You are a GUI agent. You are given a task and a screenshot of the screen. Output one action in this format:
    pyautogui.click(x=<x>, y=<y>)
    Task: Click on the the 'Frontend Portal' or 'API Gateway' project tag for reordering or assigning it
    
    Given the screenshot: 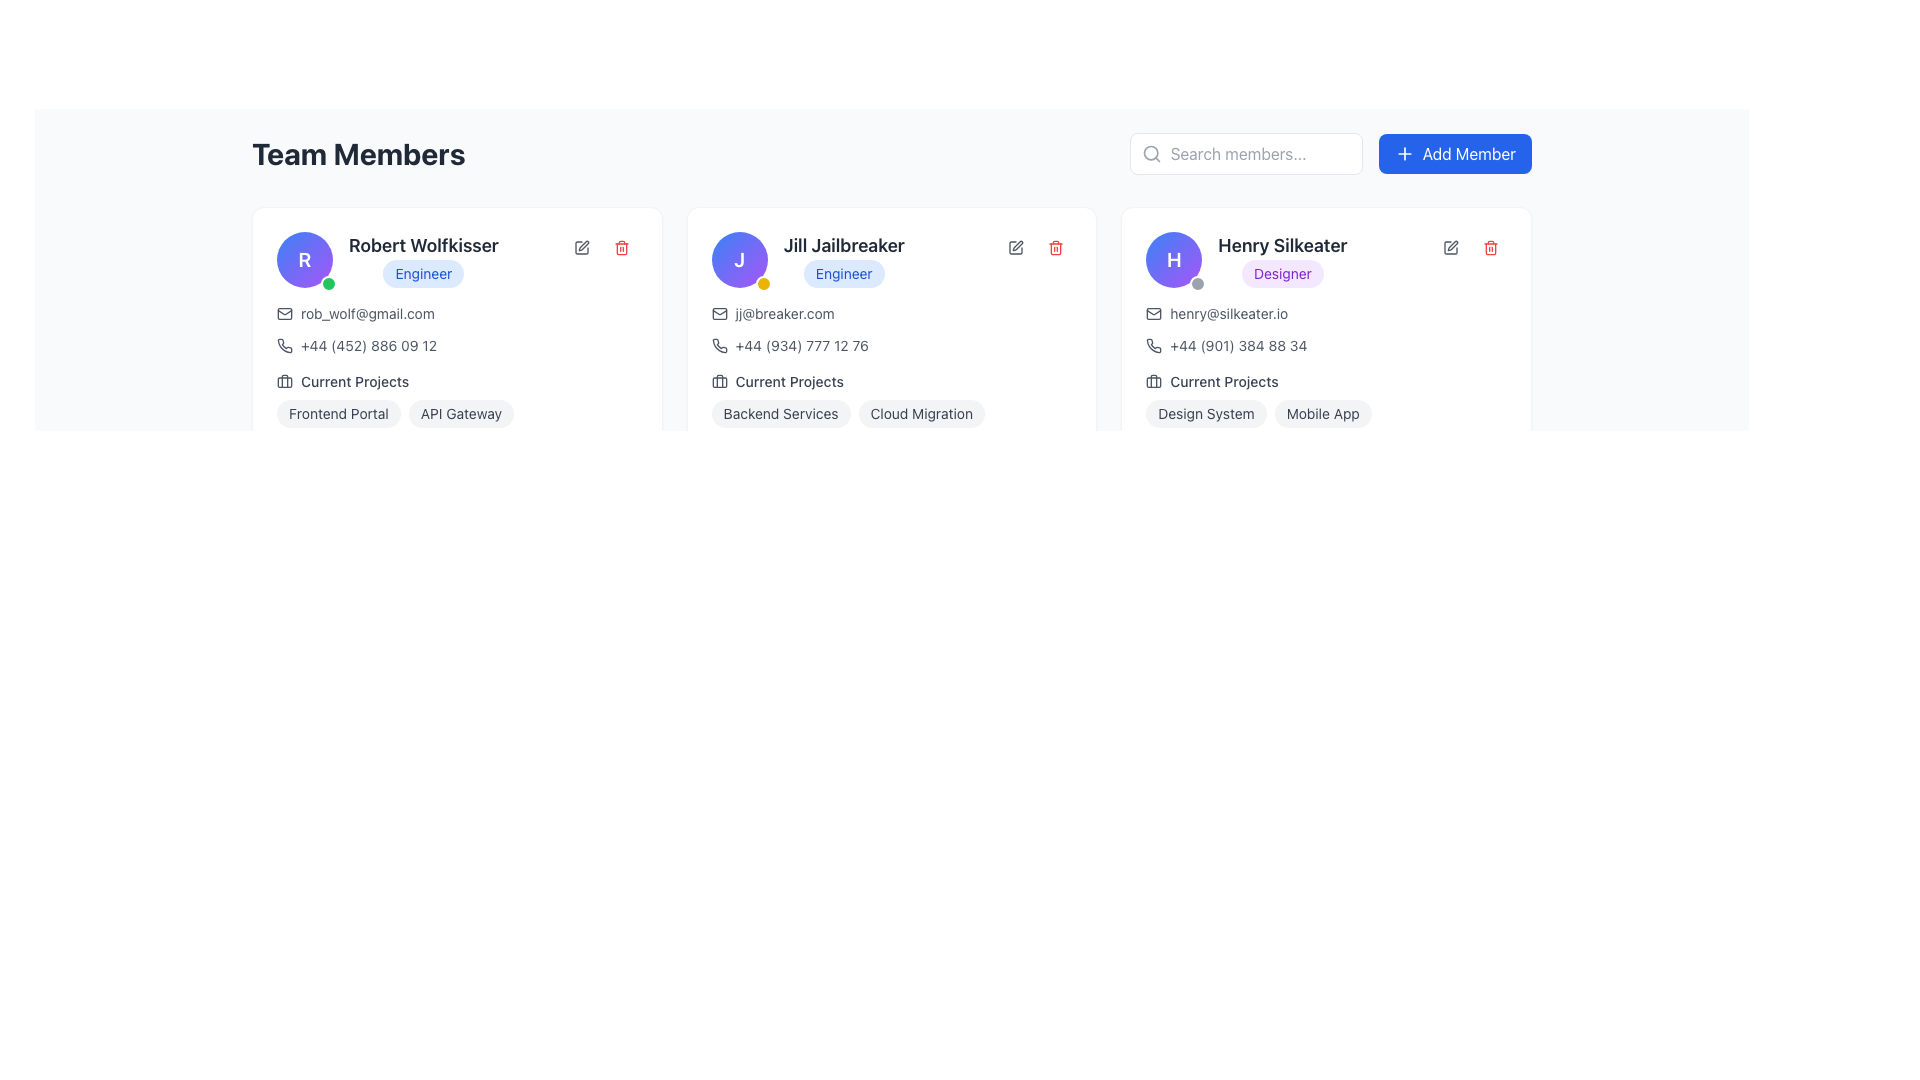 What is the action you would take?
    pyautogui.click(x=456, y=412)
    